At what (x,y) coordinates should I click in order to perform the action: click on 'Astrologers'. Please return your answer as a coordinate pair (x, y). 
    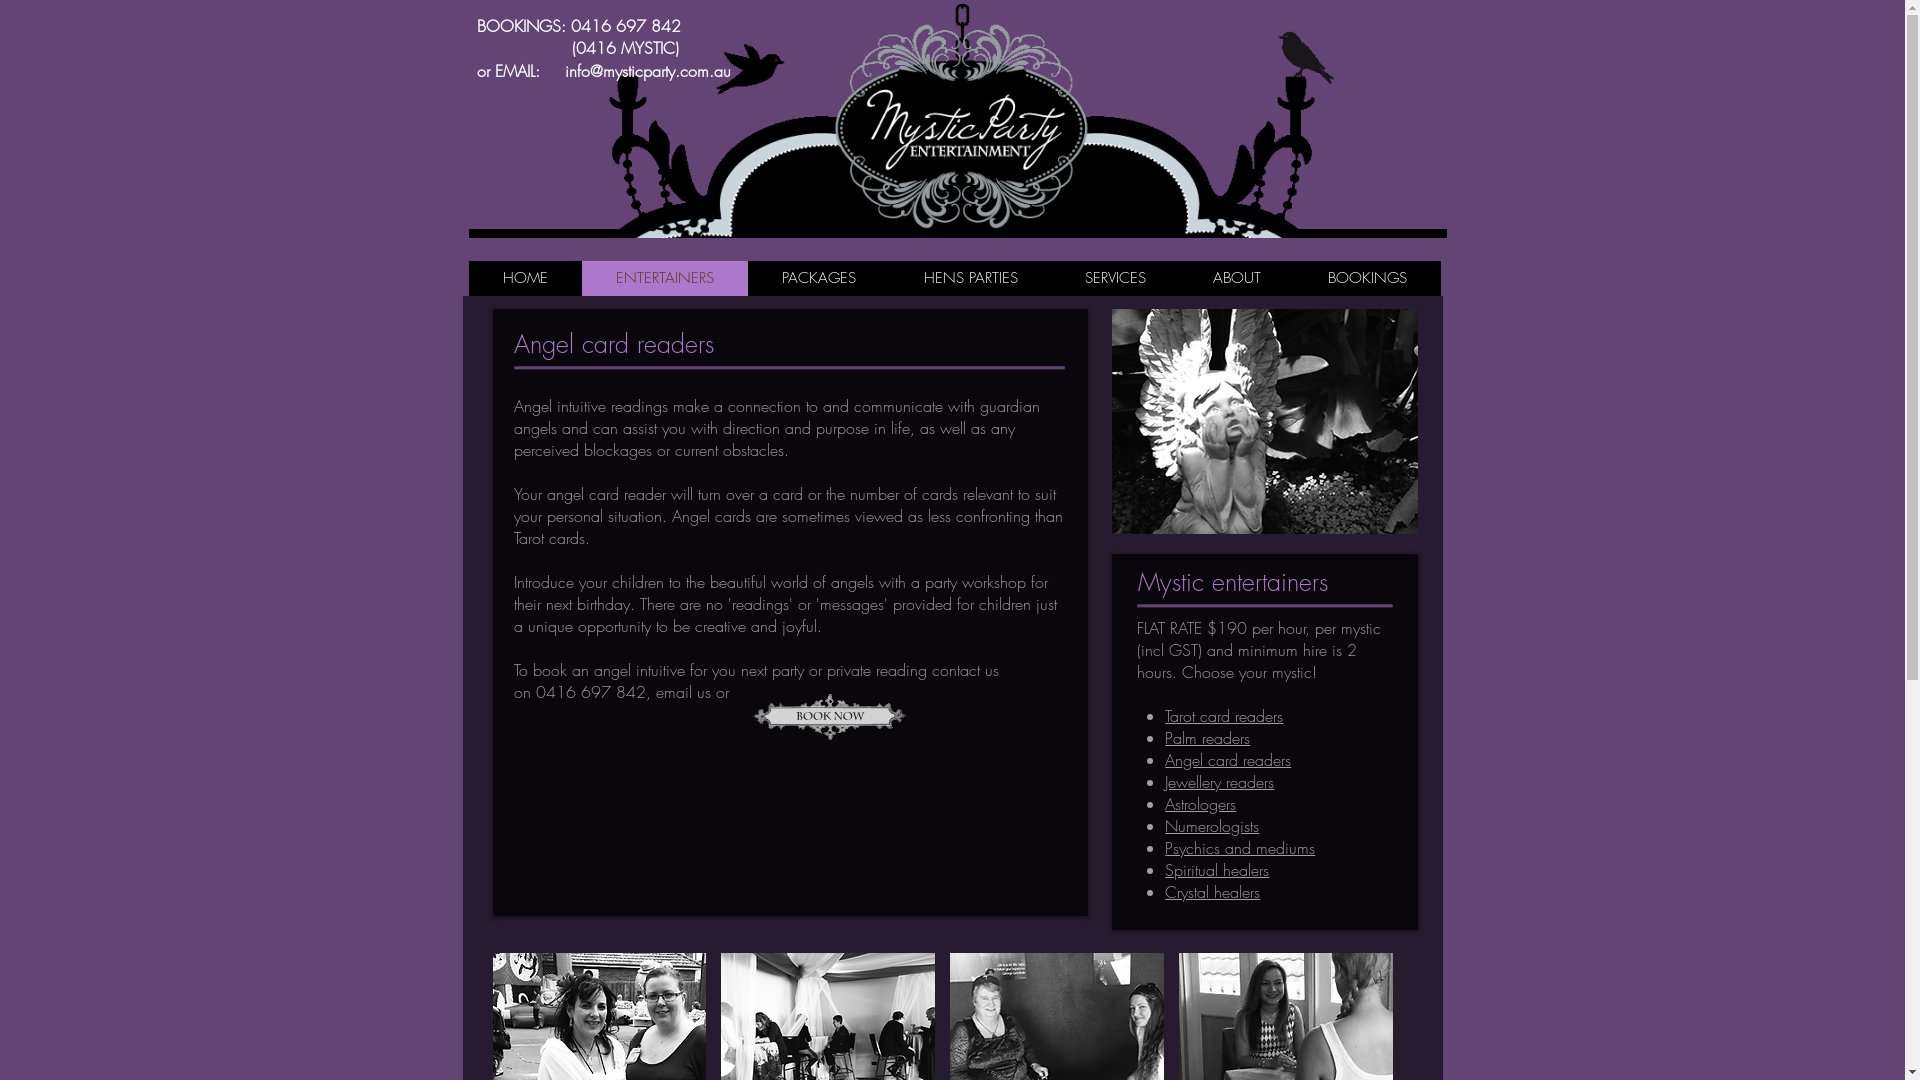
    Looking at the image, I should click on (1200, 802).